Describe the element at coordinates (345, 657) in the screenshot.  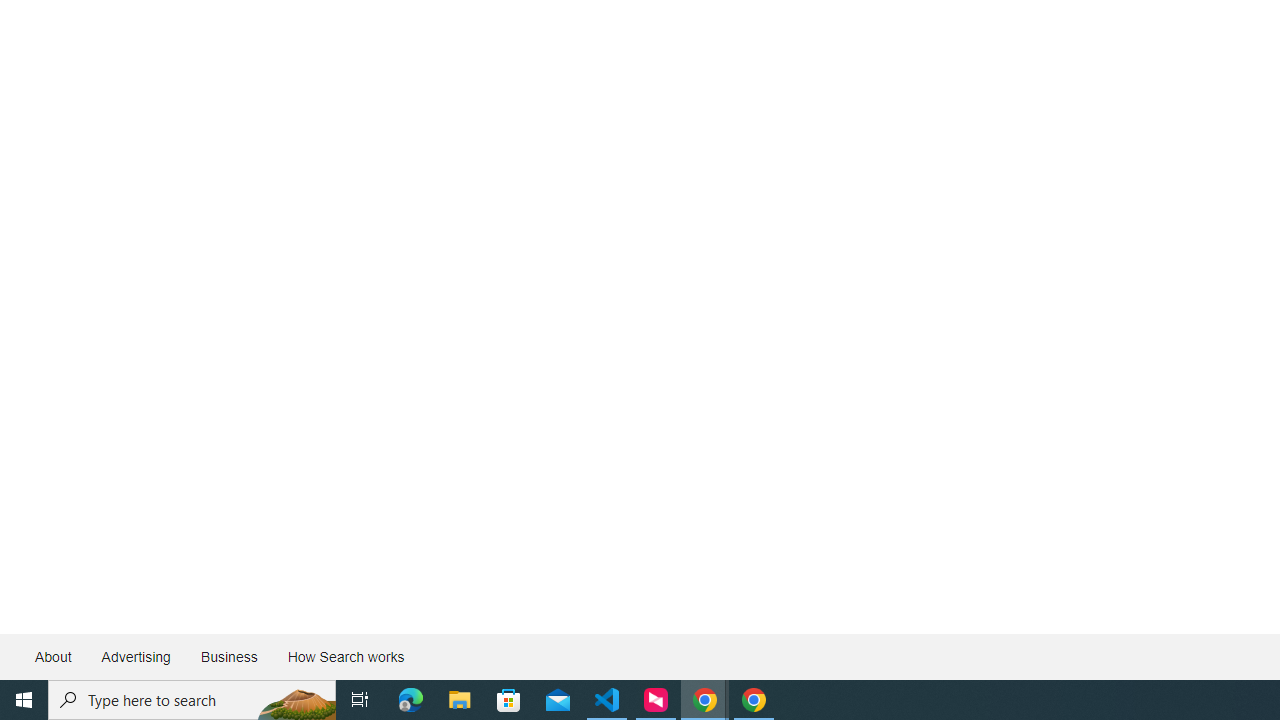
I see `'How Search works'` at that location.